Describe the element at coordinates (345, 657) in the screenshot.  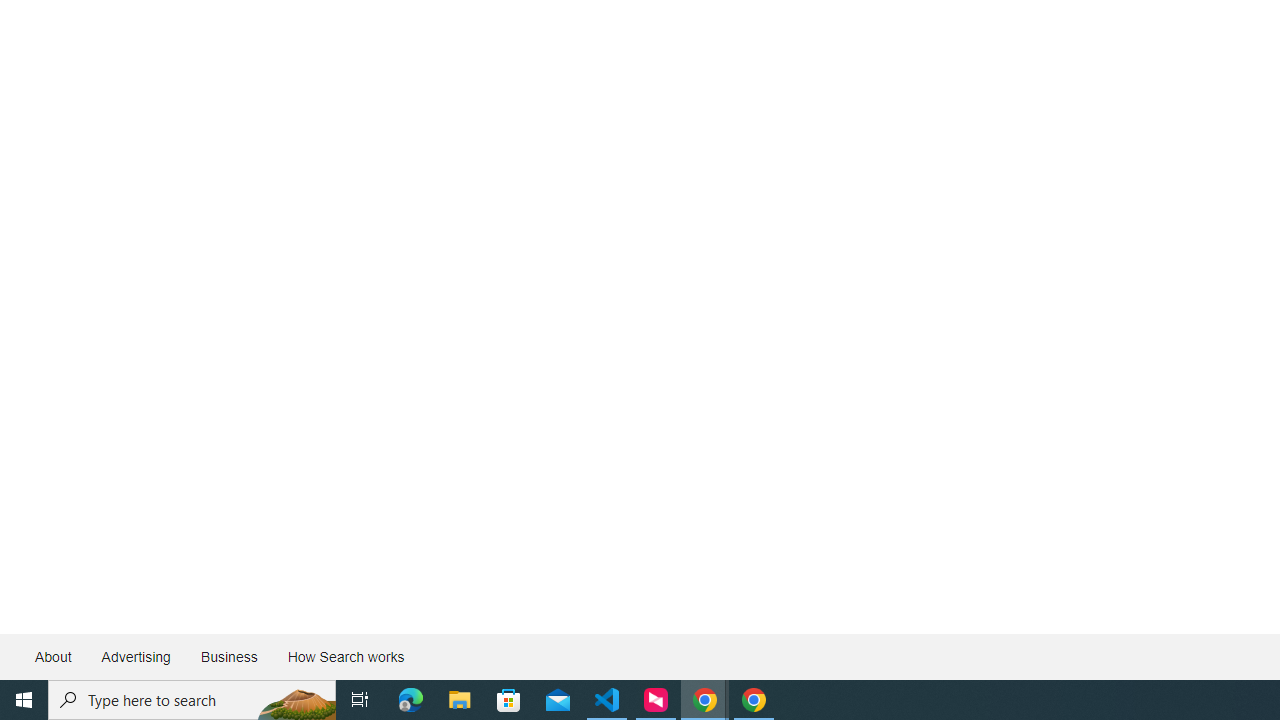
I see `'How Search works'` at that location.